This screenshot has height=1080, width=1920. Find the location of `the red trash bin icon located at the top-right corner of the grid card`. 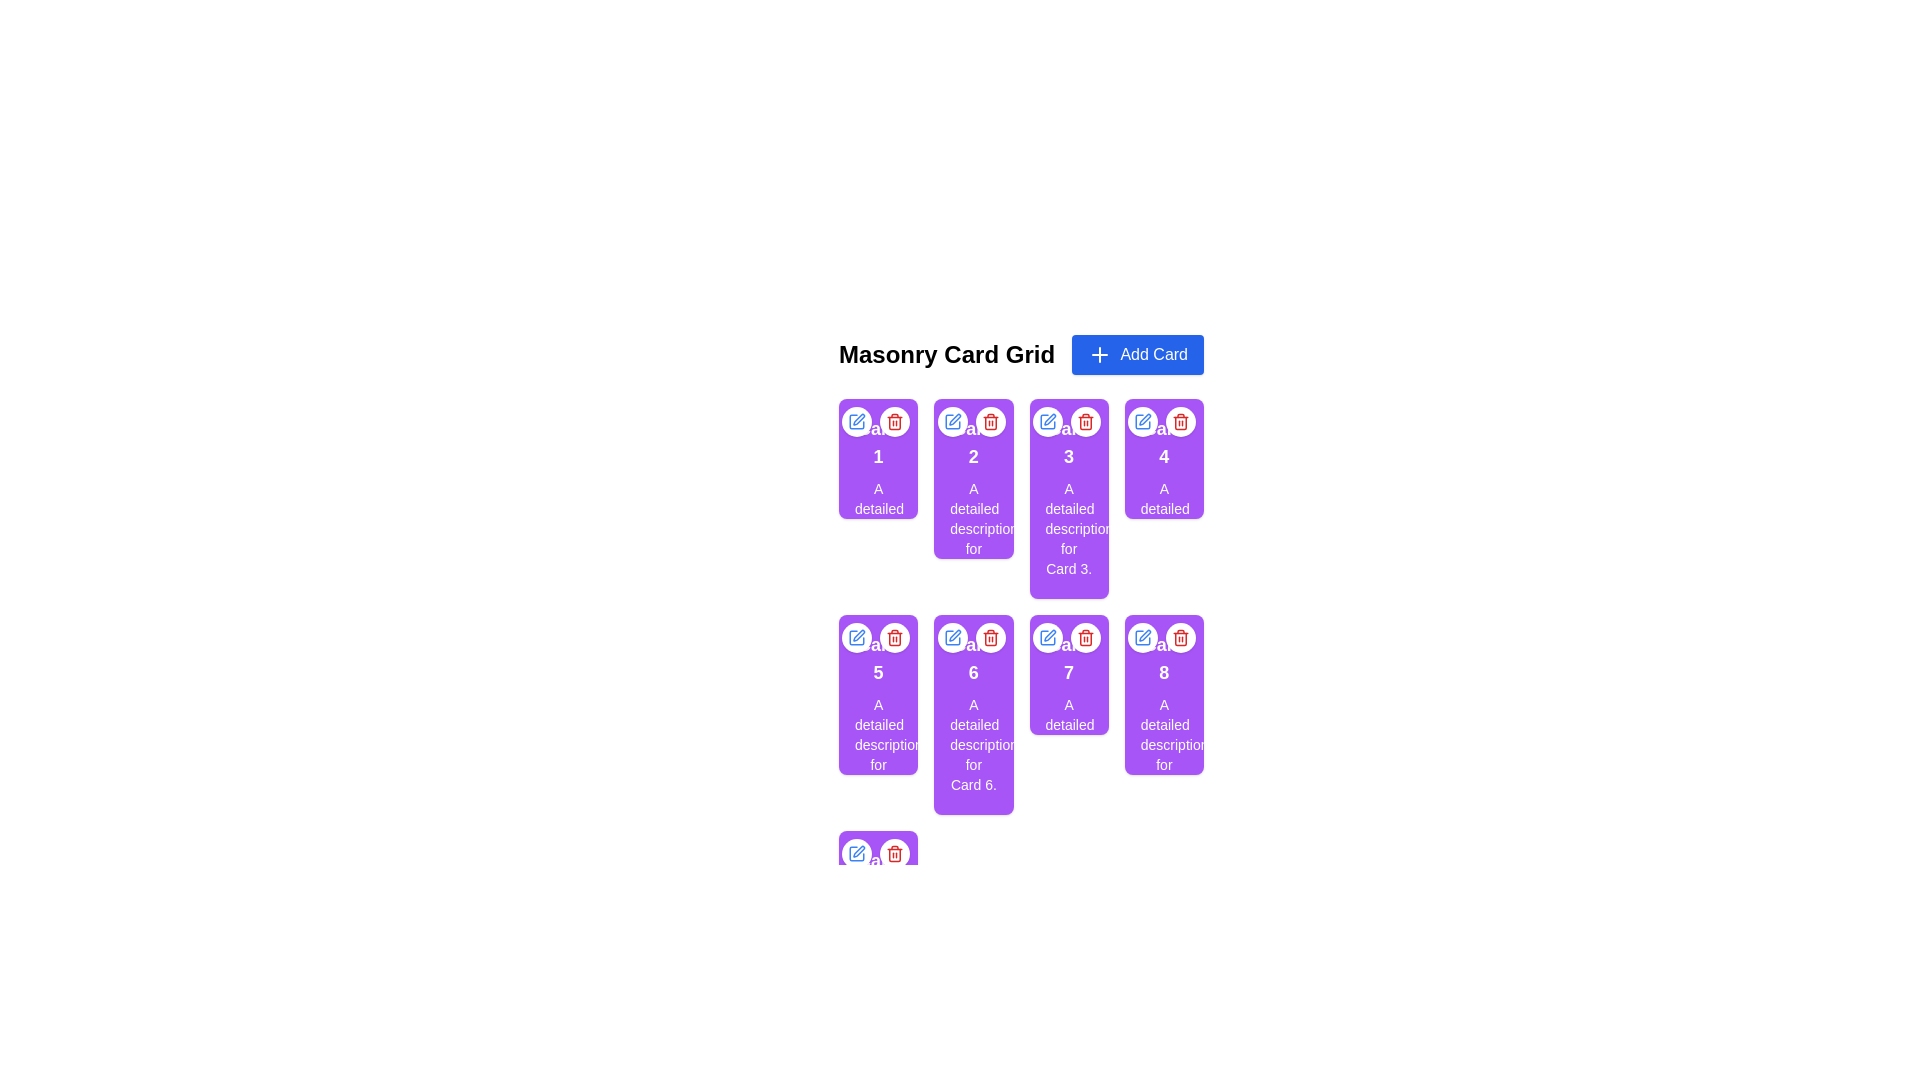

the red trash bin icon located at the top-right corner of the grid card is located at coordinates (1084, 637).